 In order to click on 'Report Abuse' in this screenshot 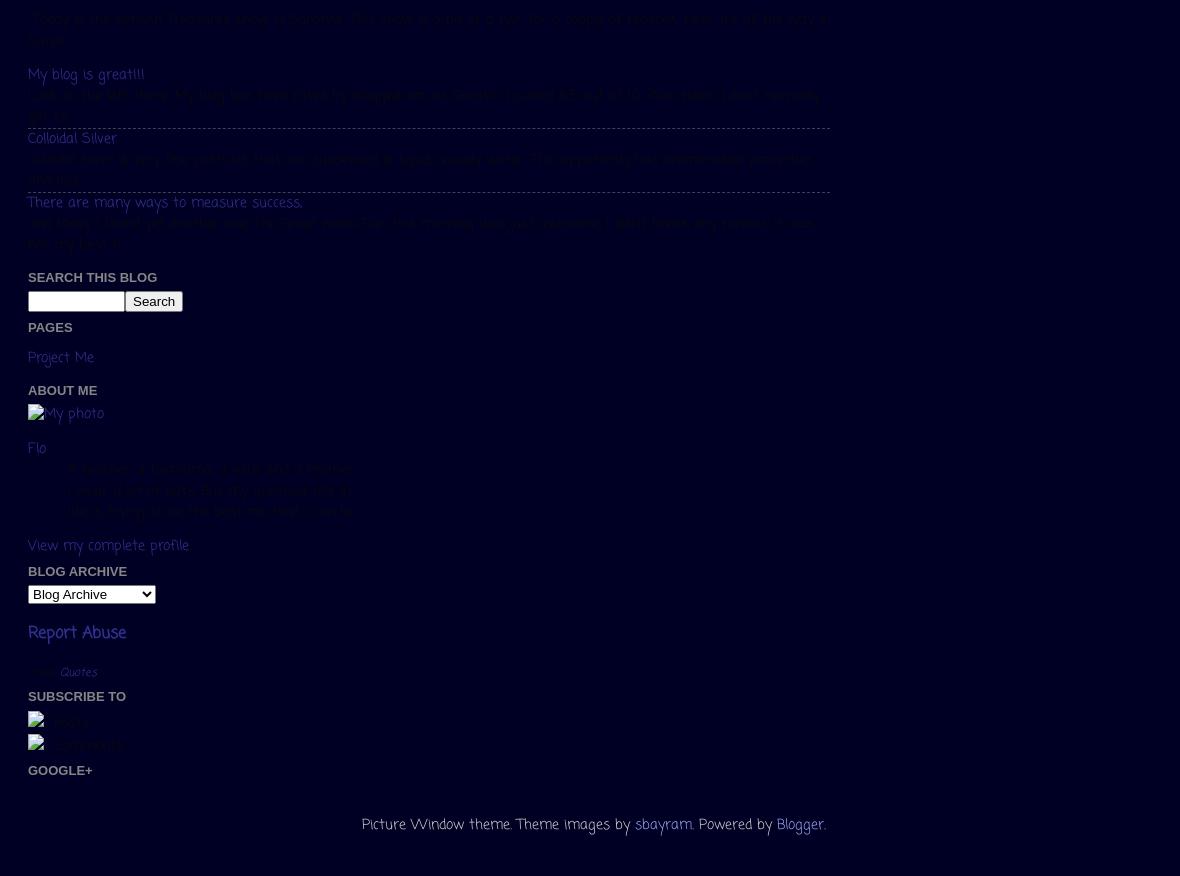, I will do `click(76, 633)`.